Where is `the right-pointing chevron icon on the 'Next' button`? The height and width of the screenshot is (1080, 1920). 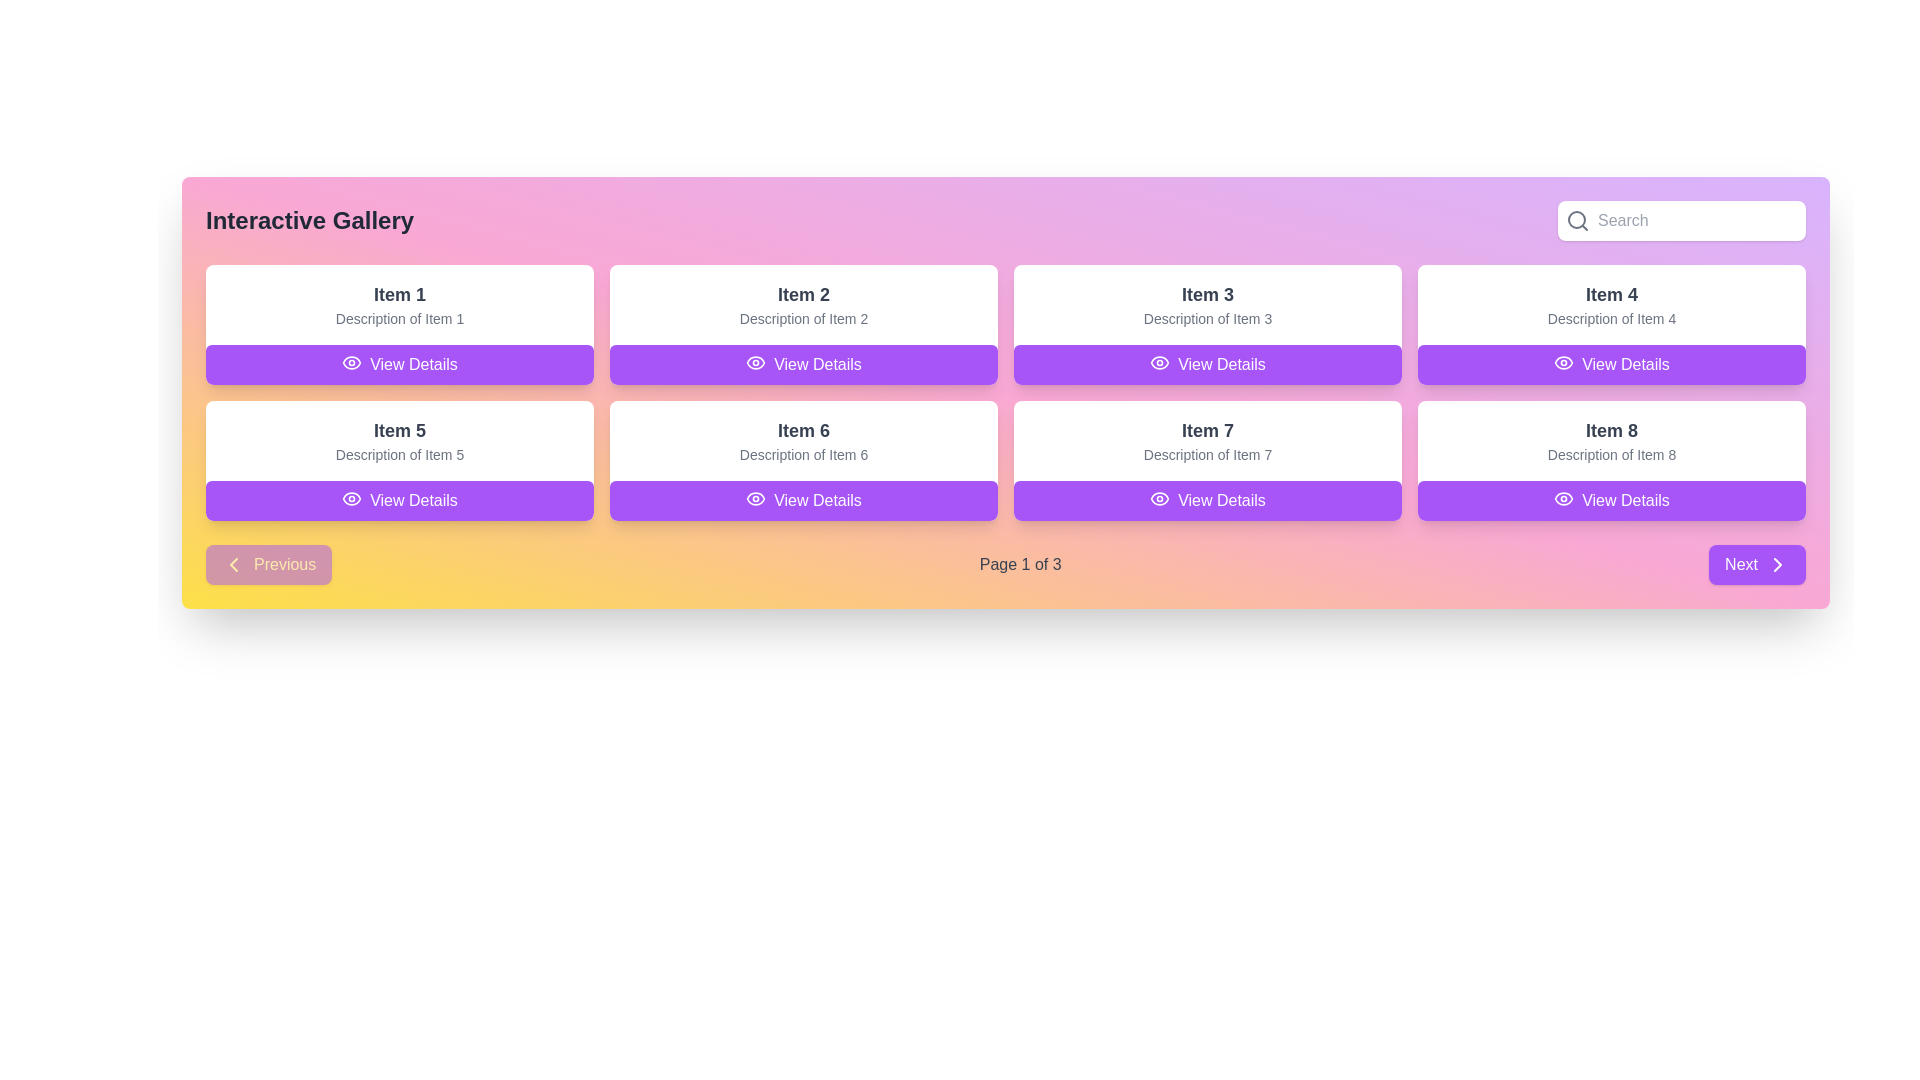
the right-pointing chevron icon on the 'Next' button is located at coordinates (1777, 564).